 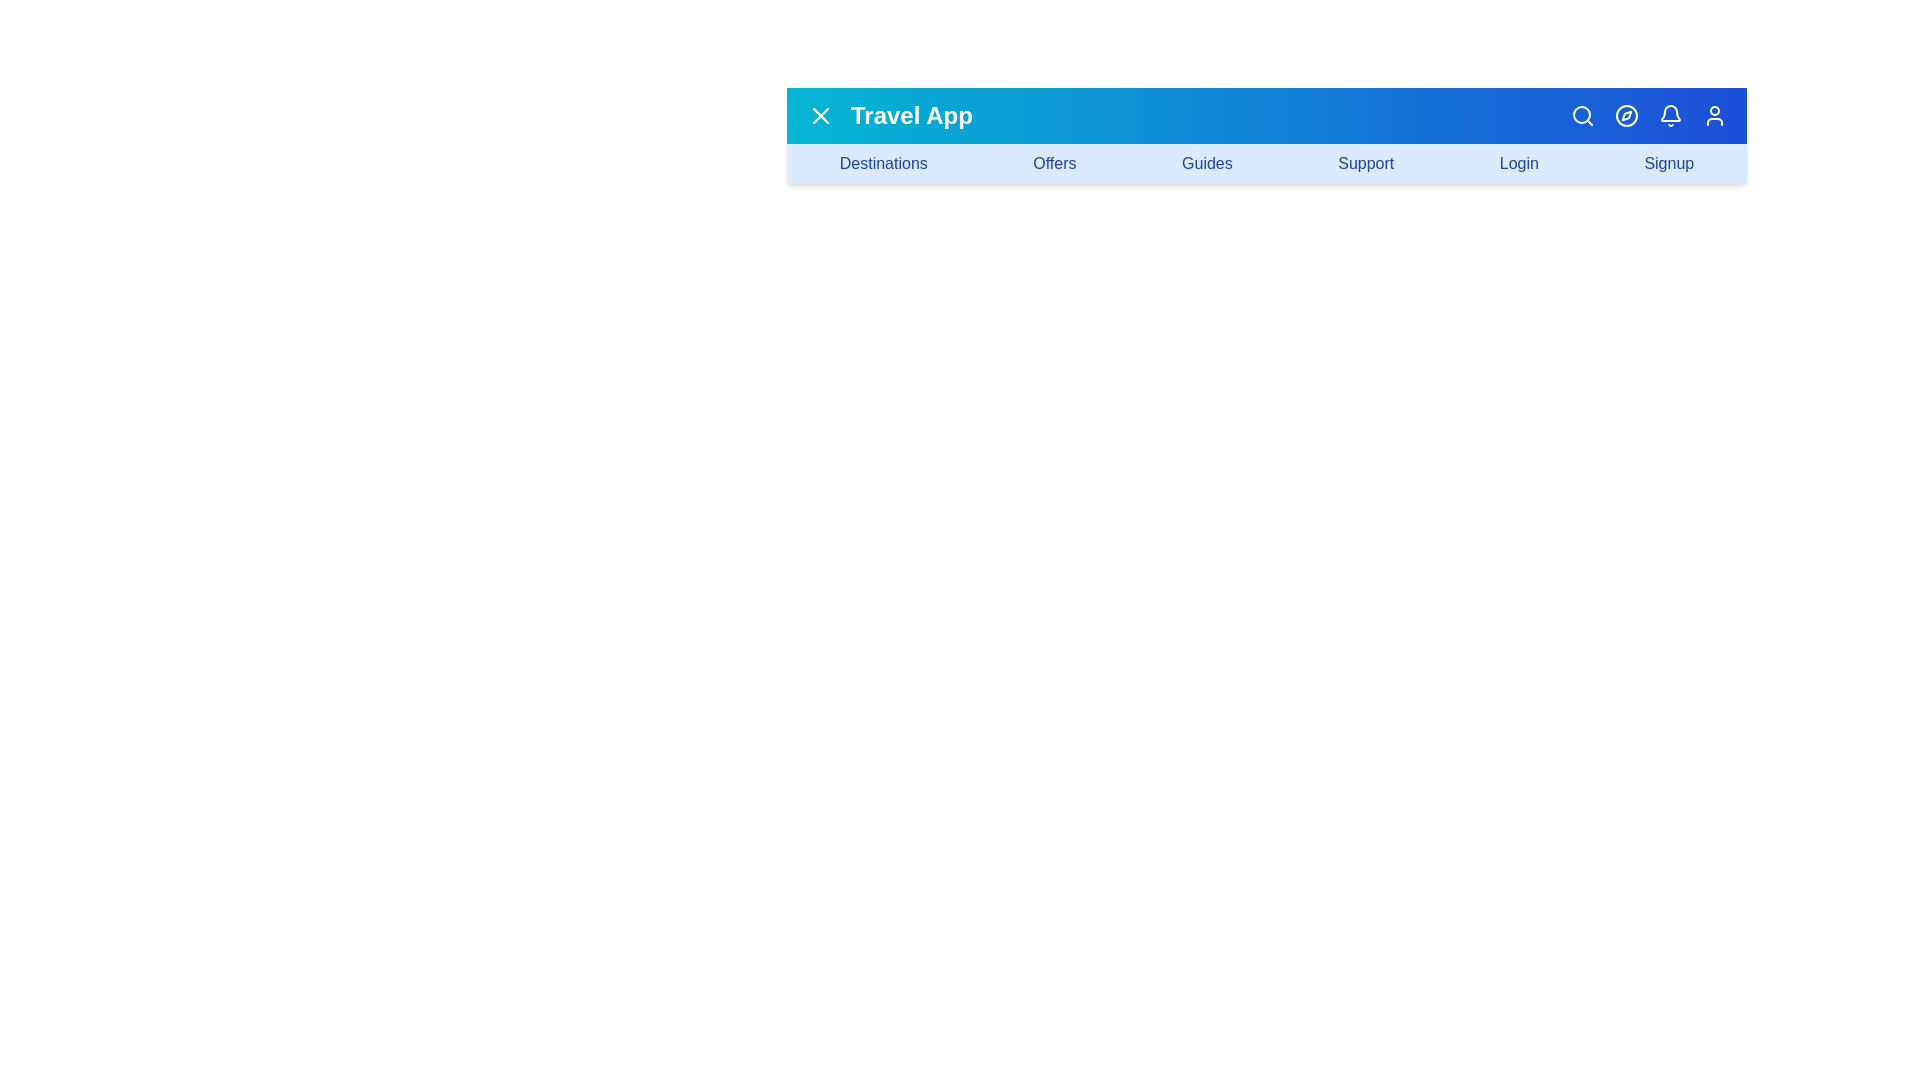 What do you see at coordinates (1053, 163) in the screenshot?
I see `the navigation link labeled 'Offers'` at bounding box center [1053, 163].